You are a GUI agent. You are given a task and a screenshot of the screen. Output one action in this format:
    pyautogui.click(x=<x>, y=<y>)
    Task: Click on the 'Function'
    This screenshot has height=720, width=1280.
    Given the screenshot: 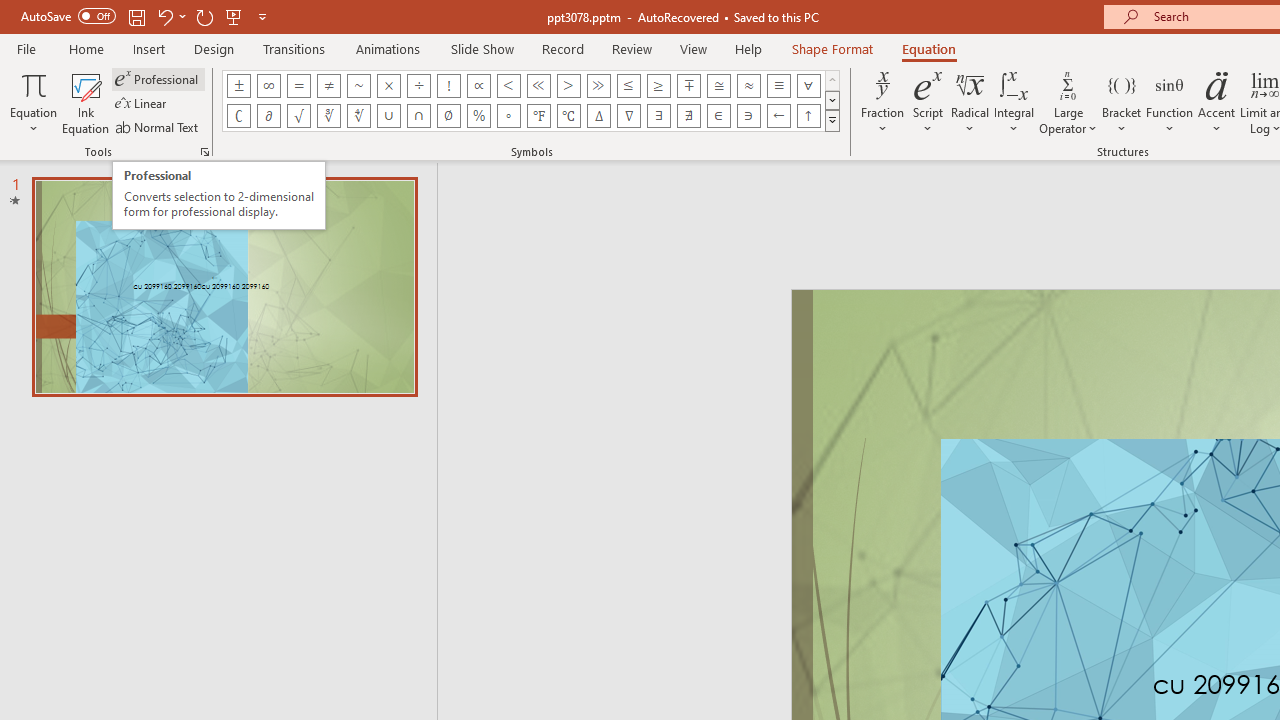 What is the action you would take?
    pyautogui.click(x=1169, y=103)
    